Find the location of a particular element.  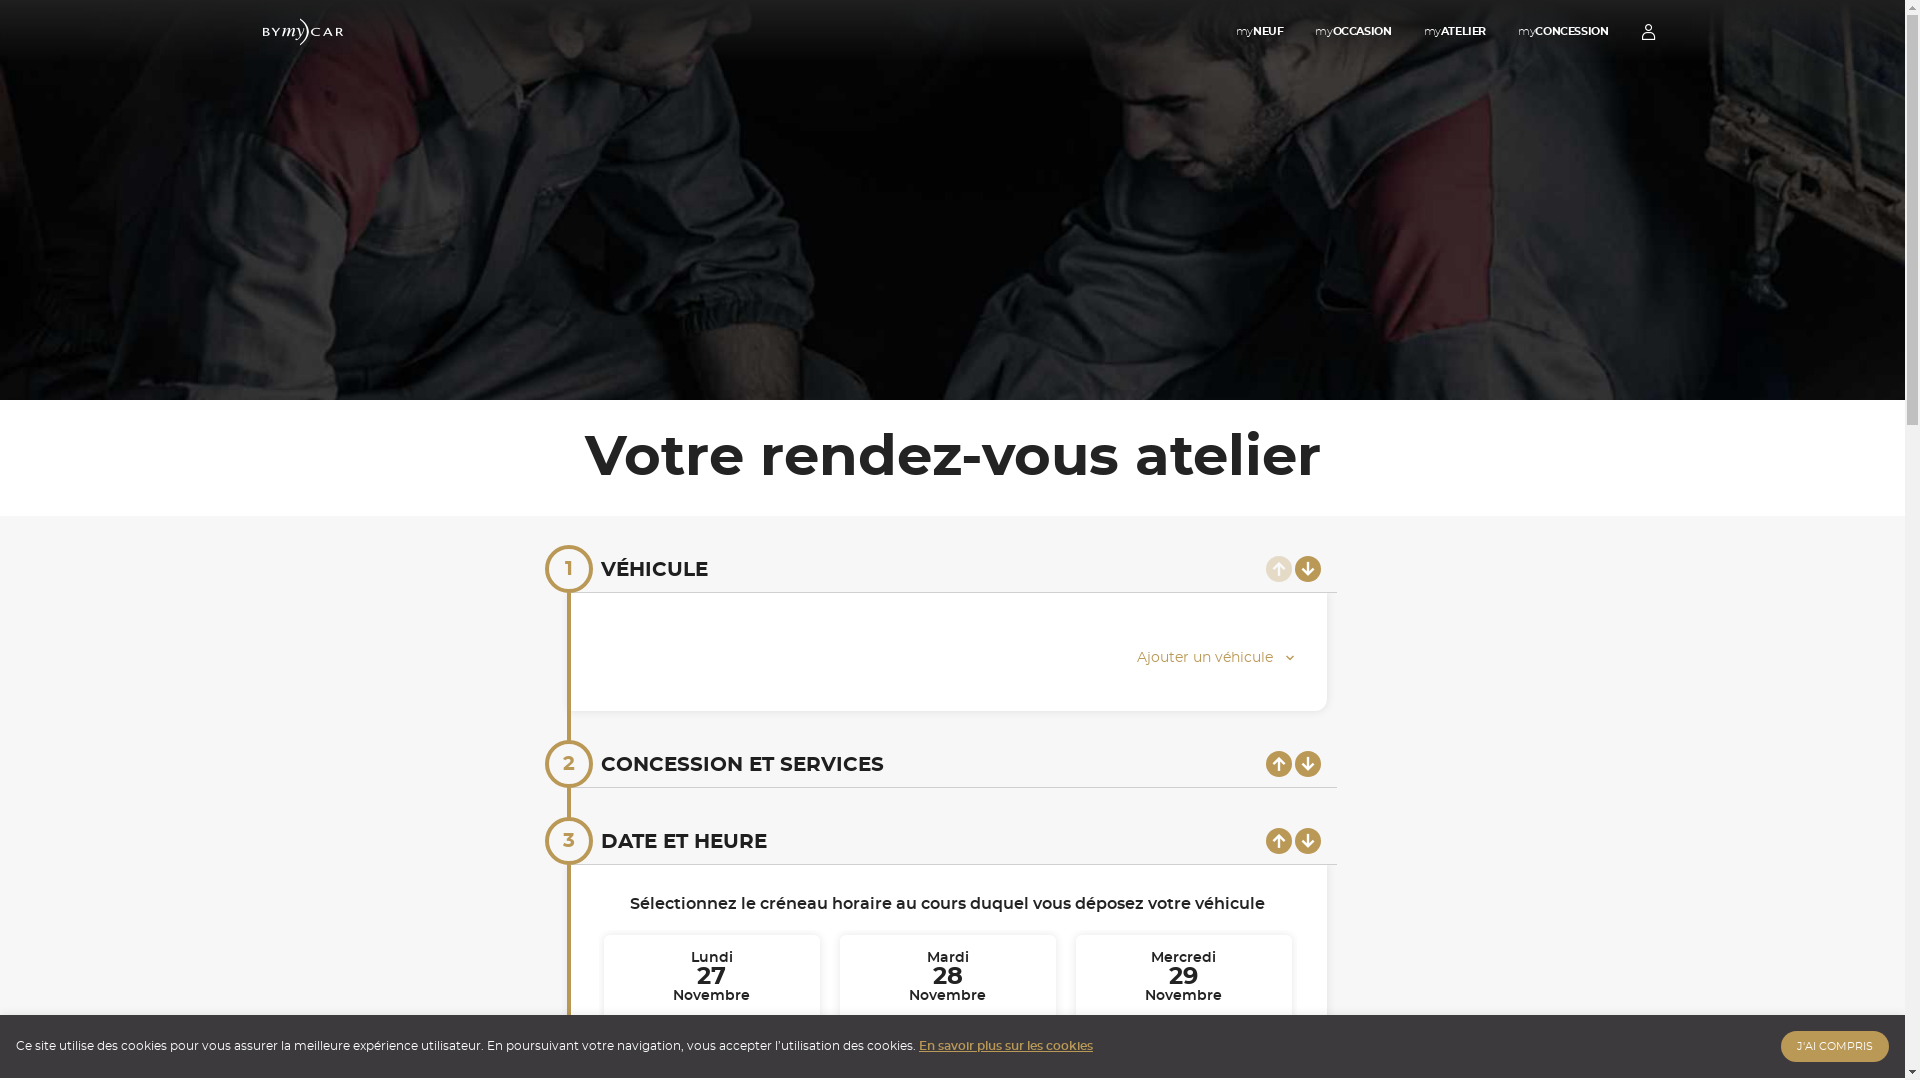

'3' is located at coordinates (566, 840).